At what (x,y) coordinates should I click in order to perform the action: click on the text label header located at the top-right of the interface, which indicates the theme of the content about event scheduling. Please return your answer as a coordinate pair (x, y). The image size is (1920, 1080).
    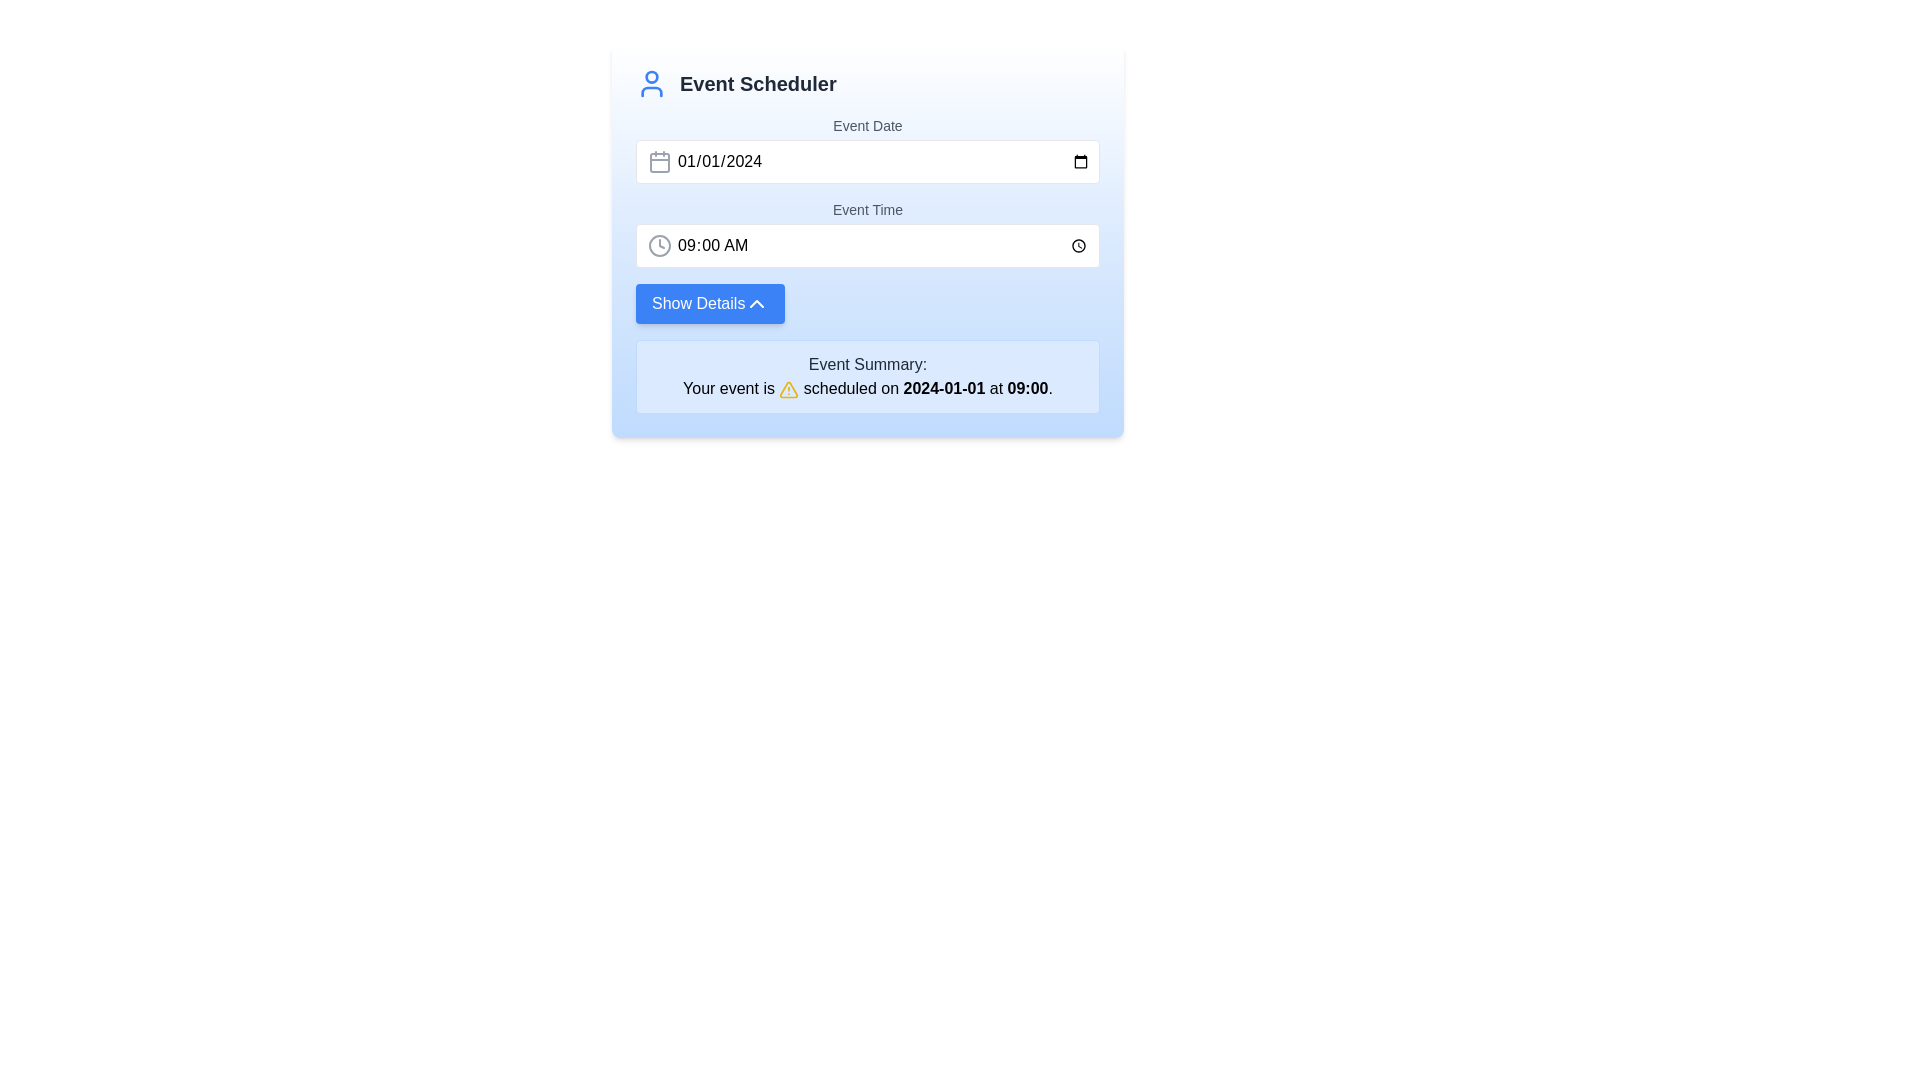
    Looking at the image, I should click on (757, 83).